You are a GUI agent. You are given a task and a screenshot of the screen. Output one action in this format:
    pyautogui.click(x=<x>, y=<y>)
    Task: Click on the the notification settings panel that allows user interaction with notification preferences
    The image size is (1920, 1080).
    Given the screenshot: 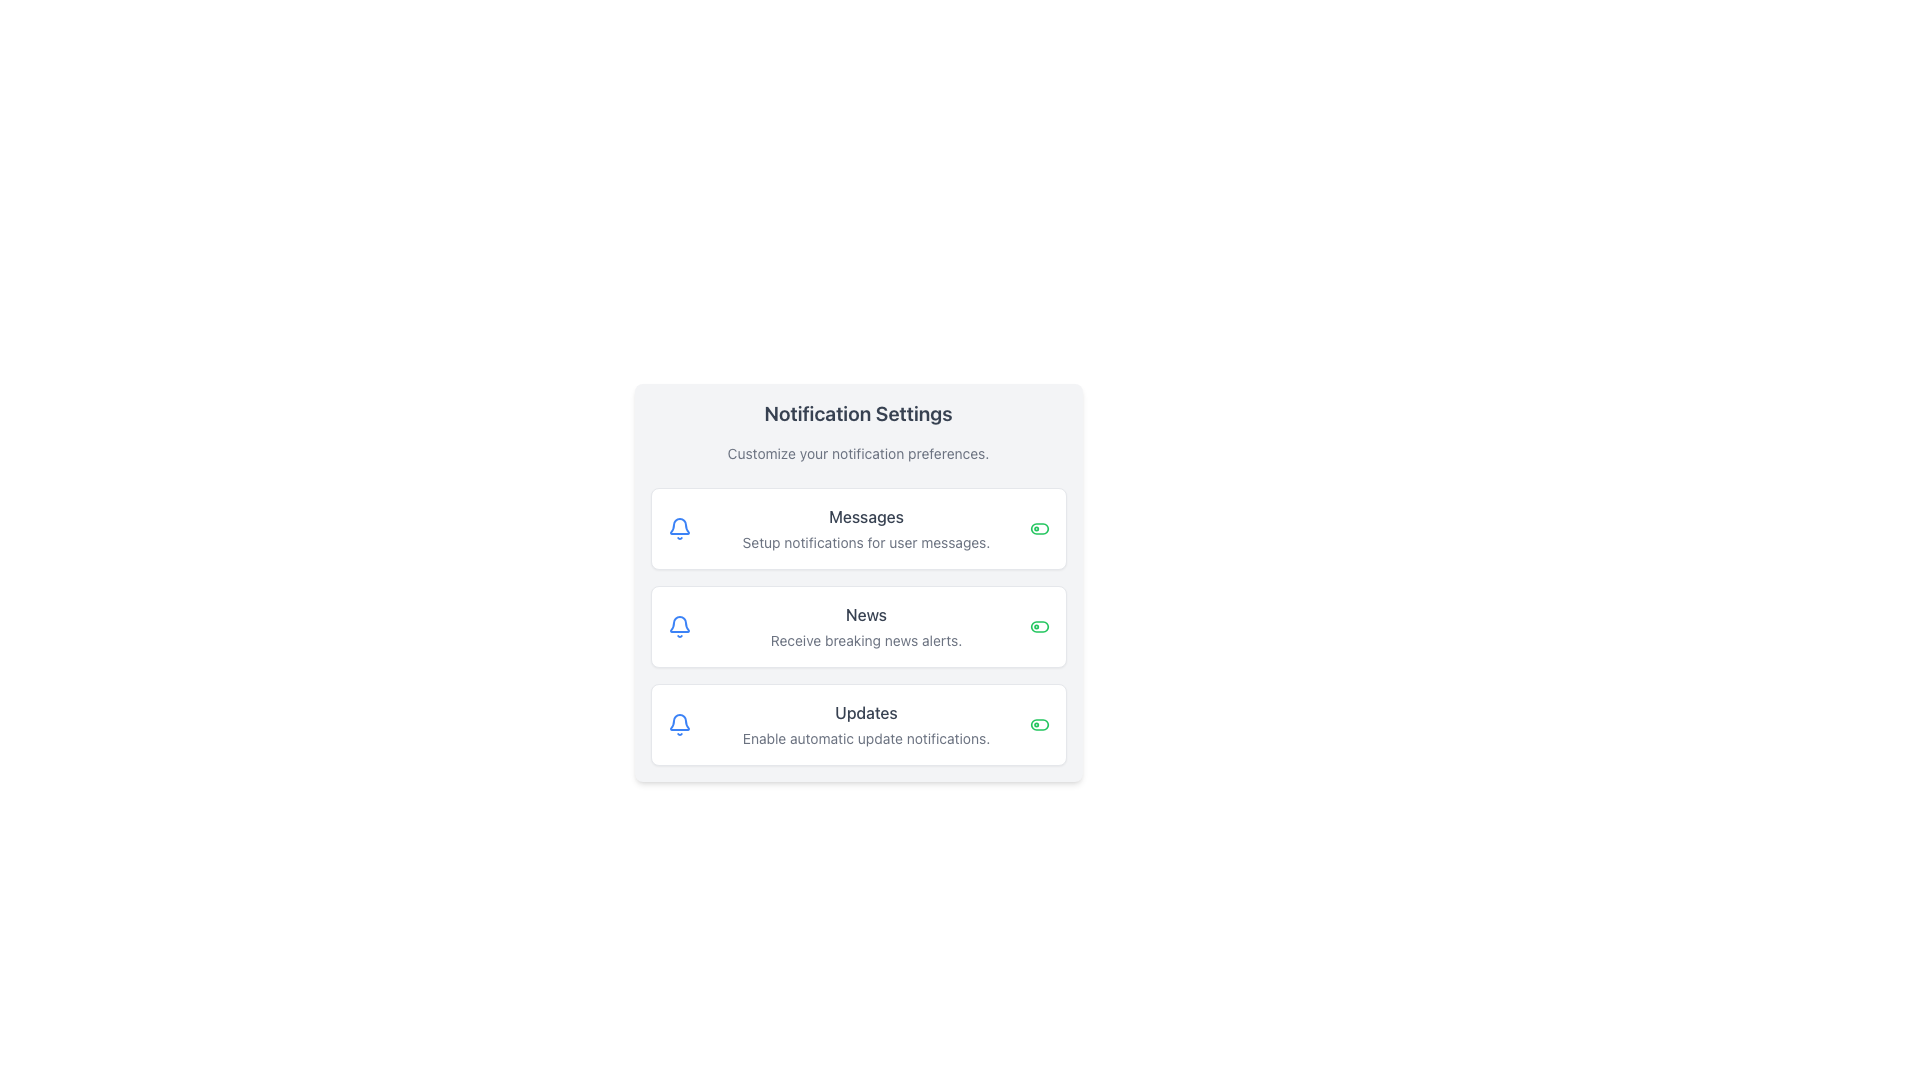 What is the action you would take?
    pyautogui.click(x=858, y=582)
    